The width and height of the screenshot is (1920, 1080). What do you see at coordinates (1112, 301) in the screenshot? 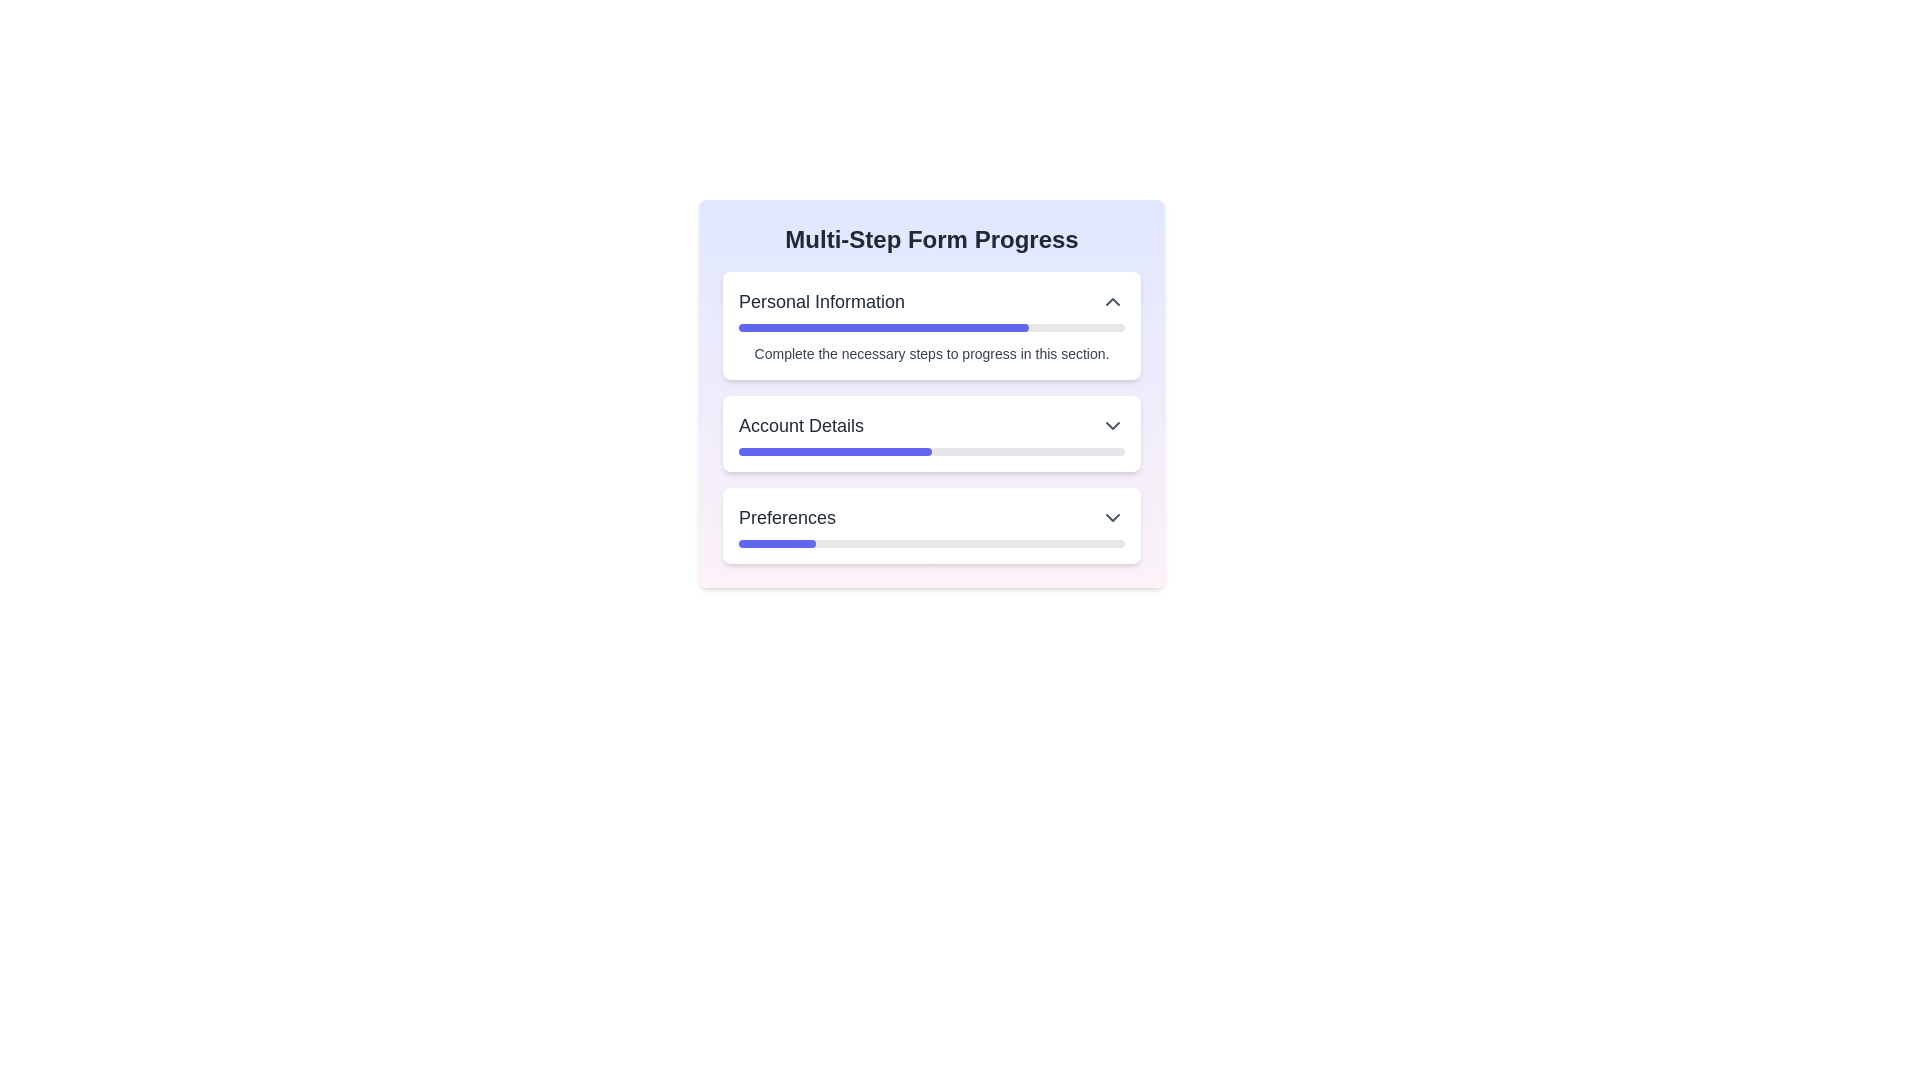
I see `the upward-pointing chevron SVG icon located to the right of the 'Personal Information' text` at bounding box center [1112, 301].